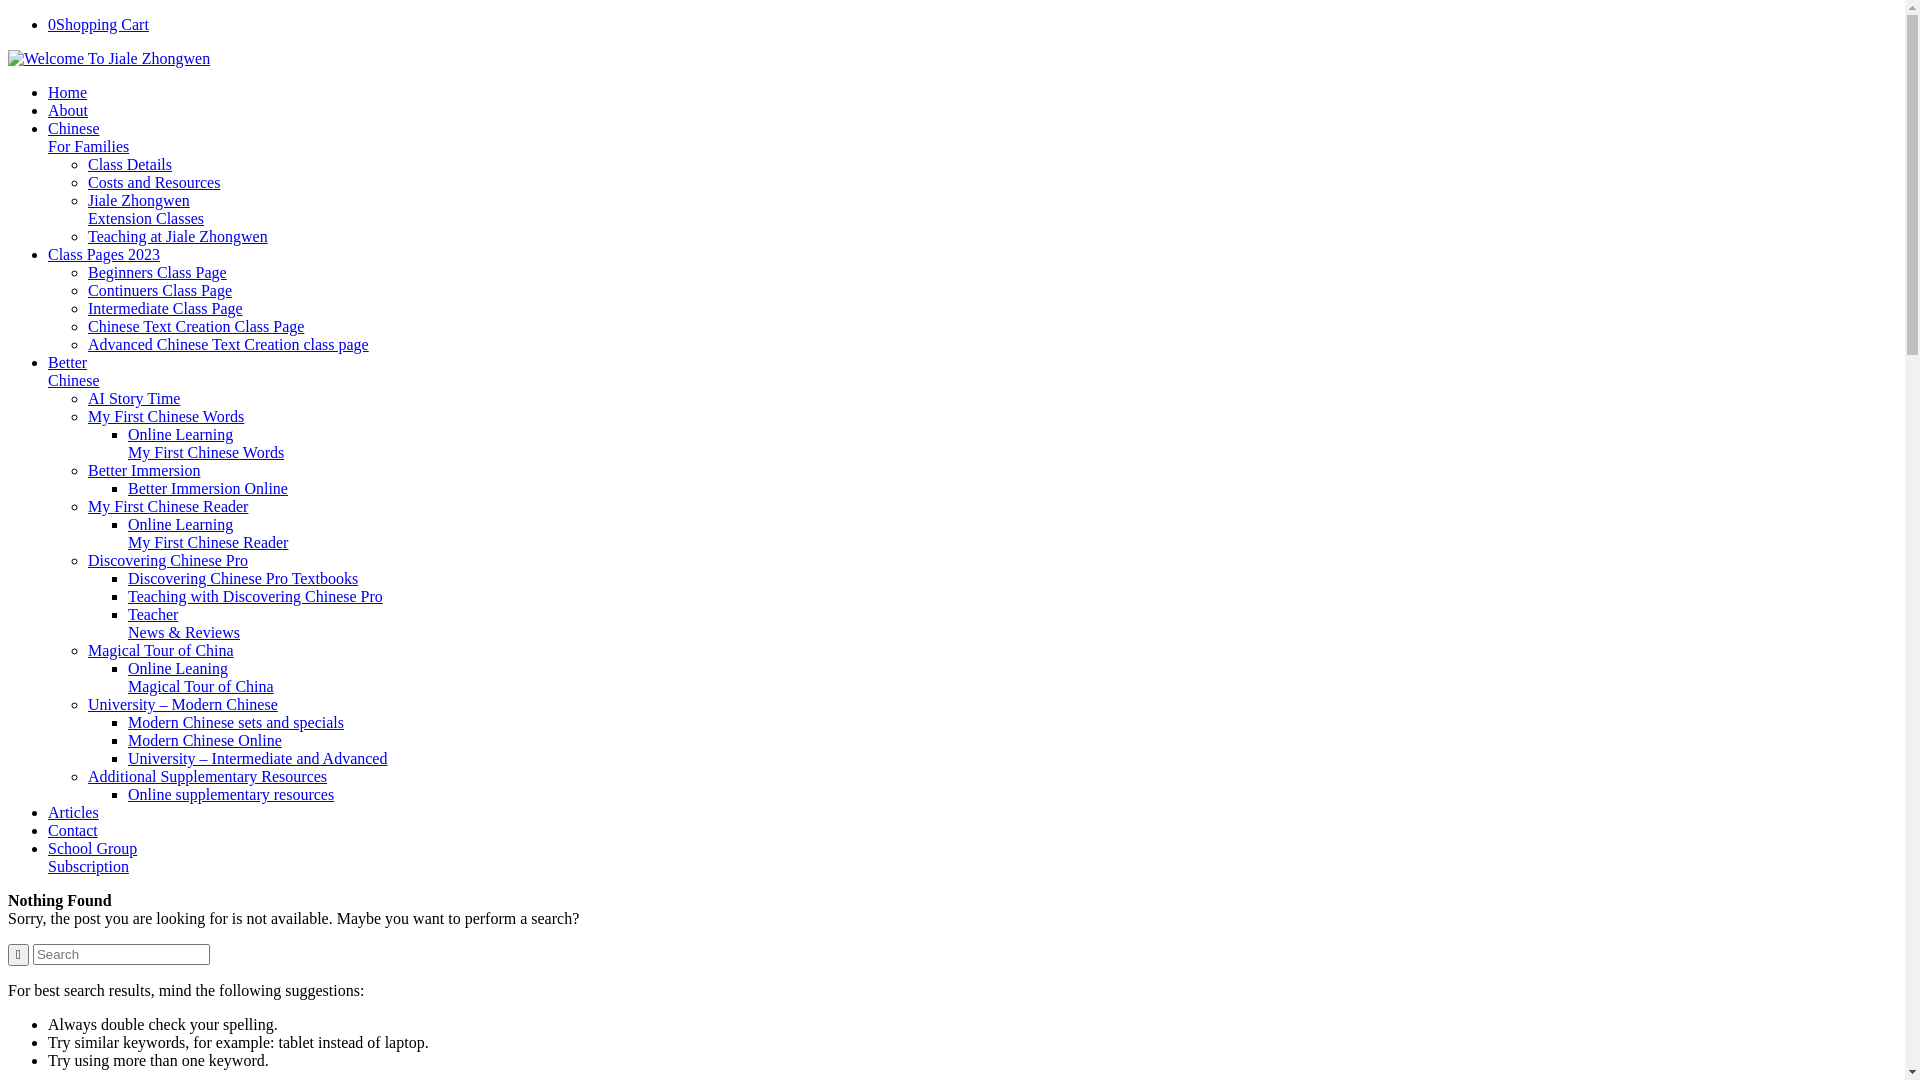 The height and width of the screenshot is (1080, 1920). I want to click on 'Home', so click(48, 92).